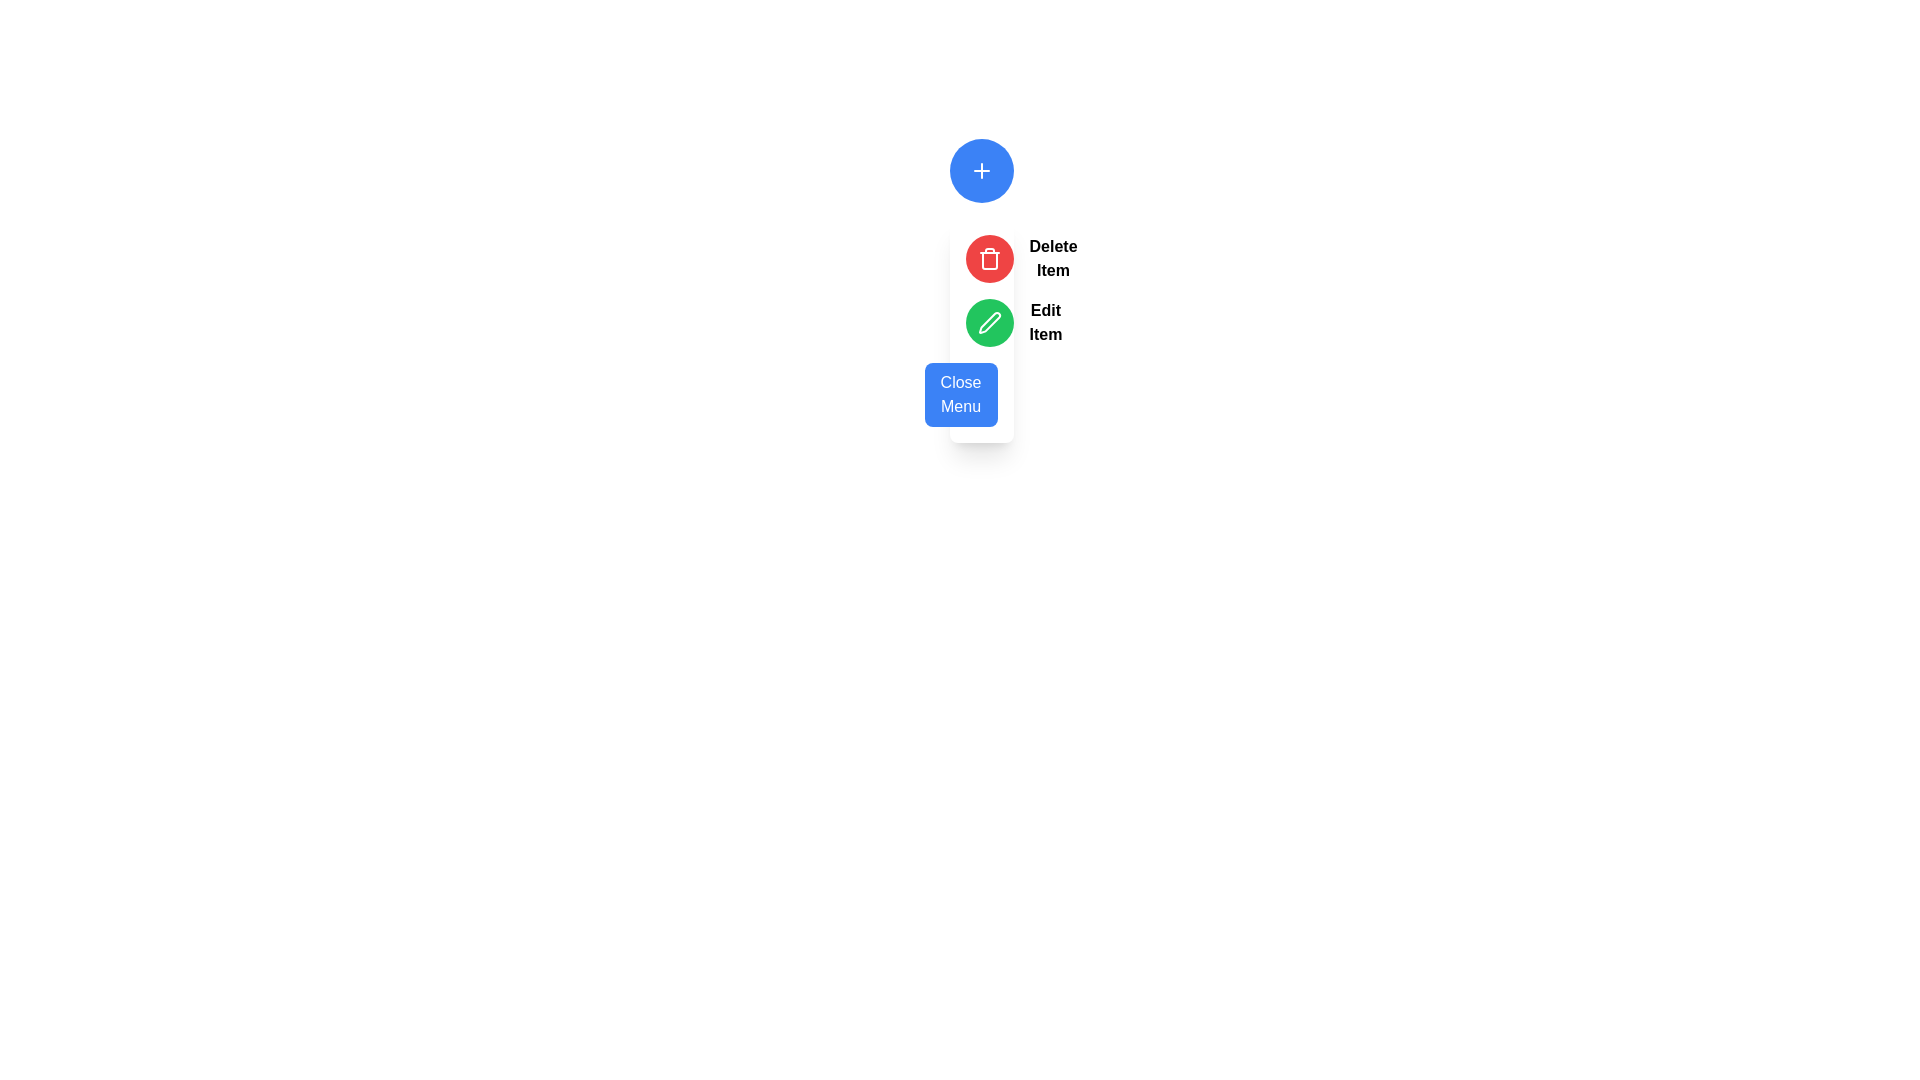  I want to click on the second button in the vertical list, located below the red delete button, so click(989, 322).